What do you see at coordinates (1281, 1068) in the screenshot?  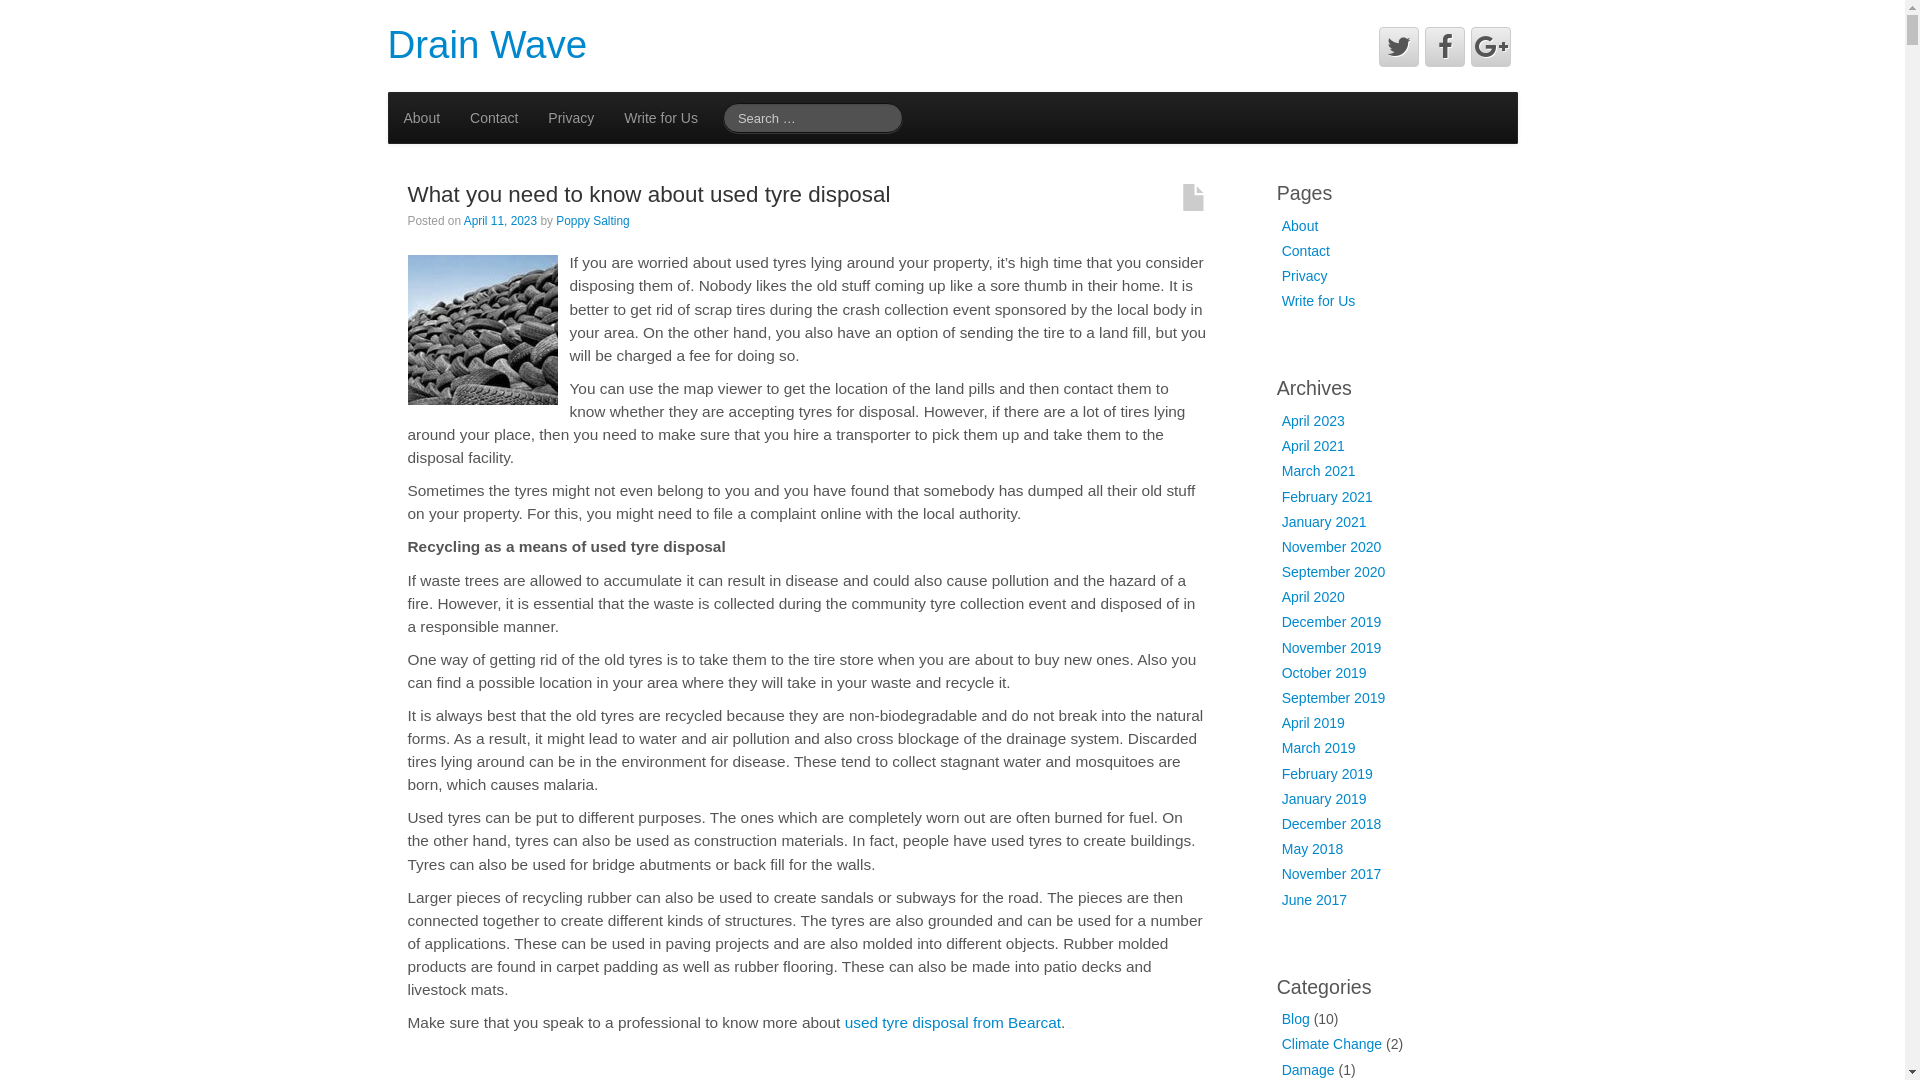 I see `'Damage'` at bounding box center [1281, 1068].